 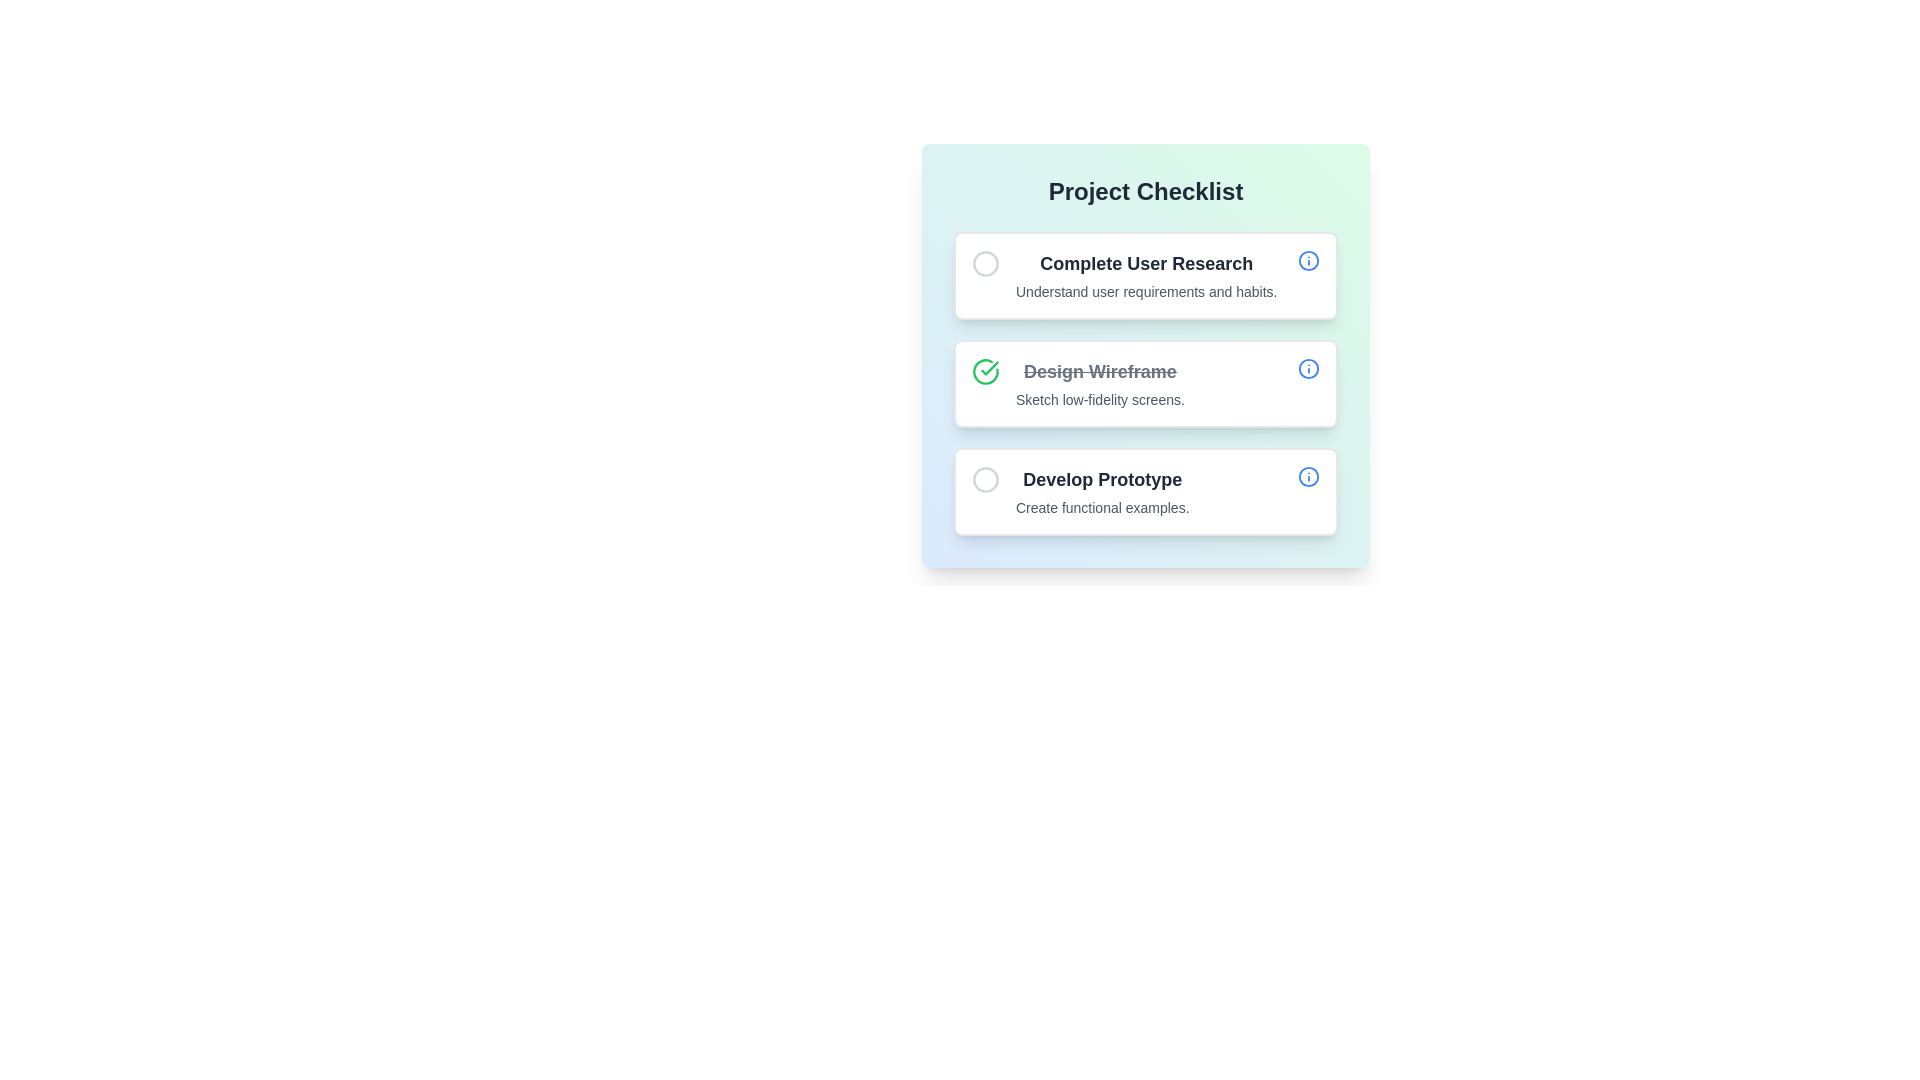 I want to click on the label with the title 'Complete User Research' and subtext 'Understand user requirements and habits.' located at the top of the checklist, so click(x=1146, y=276).